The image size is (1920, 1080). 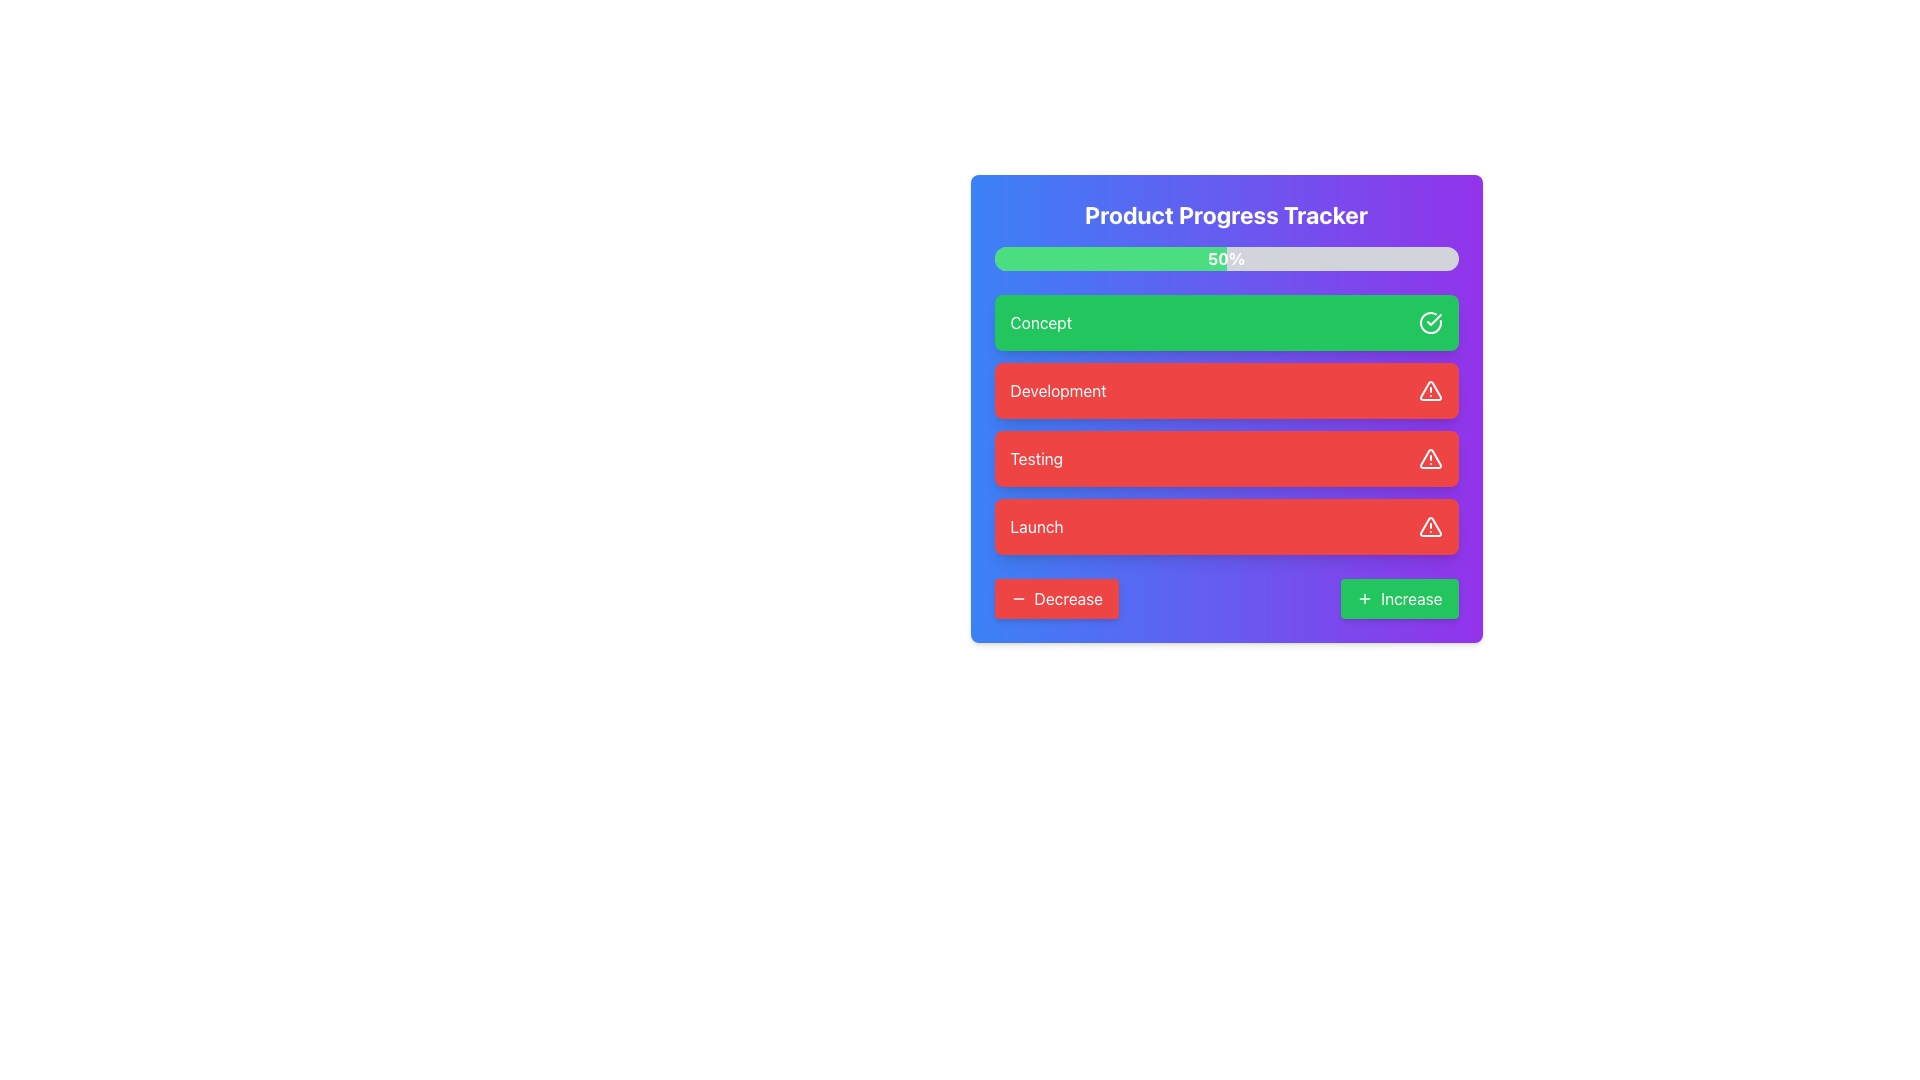 What do you see at coordinates (1364, 597) in the screenshot?
I see `the small green square icon with a white '+' symbol located inside the 'Increase' button in the bottom-right corner of the interface` at bounding box center [1364, 597].